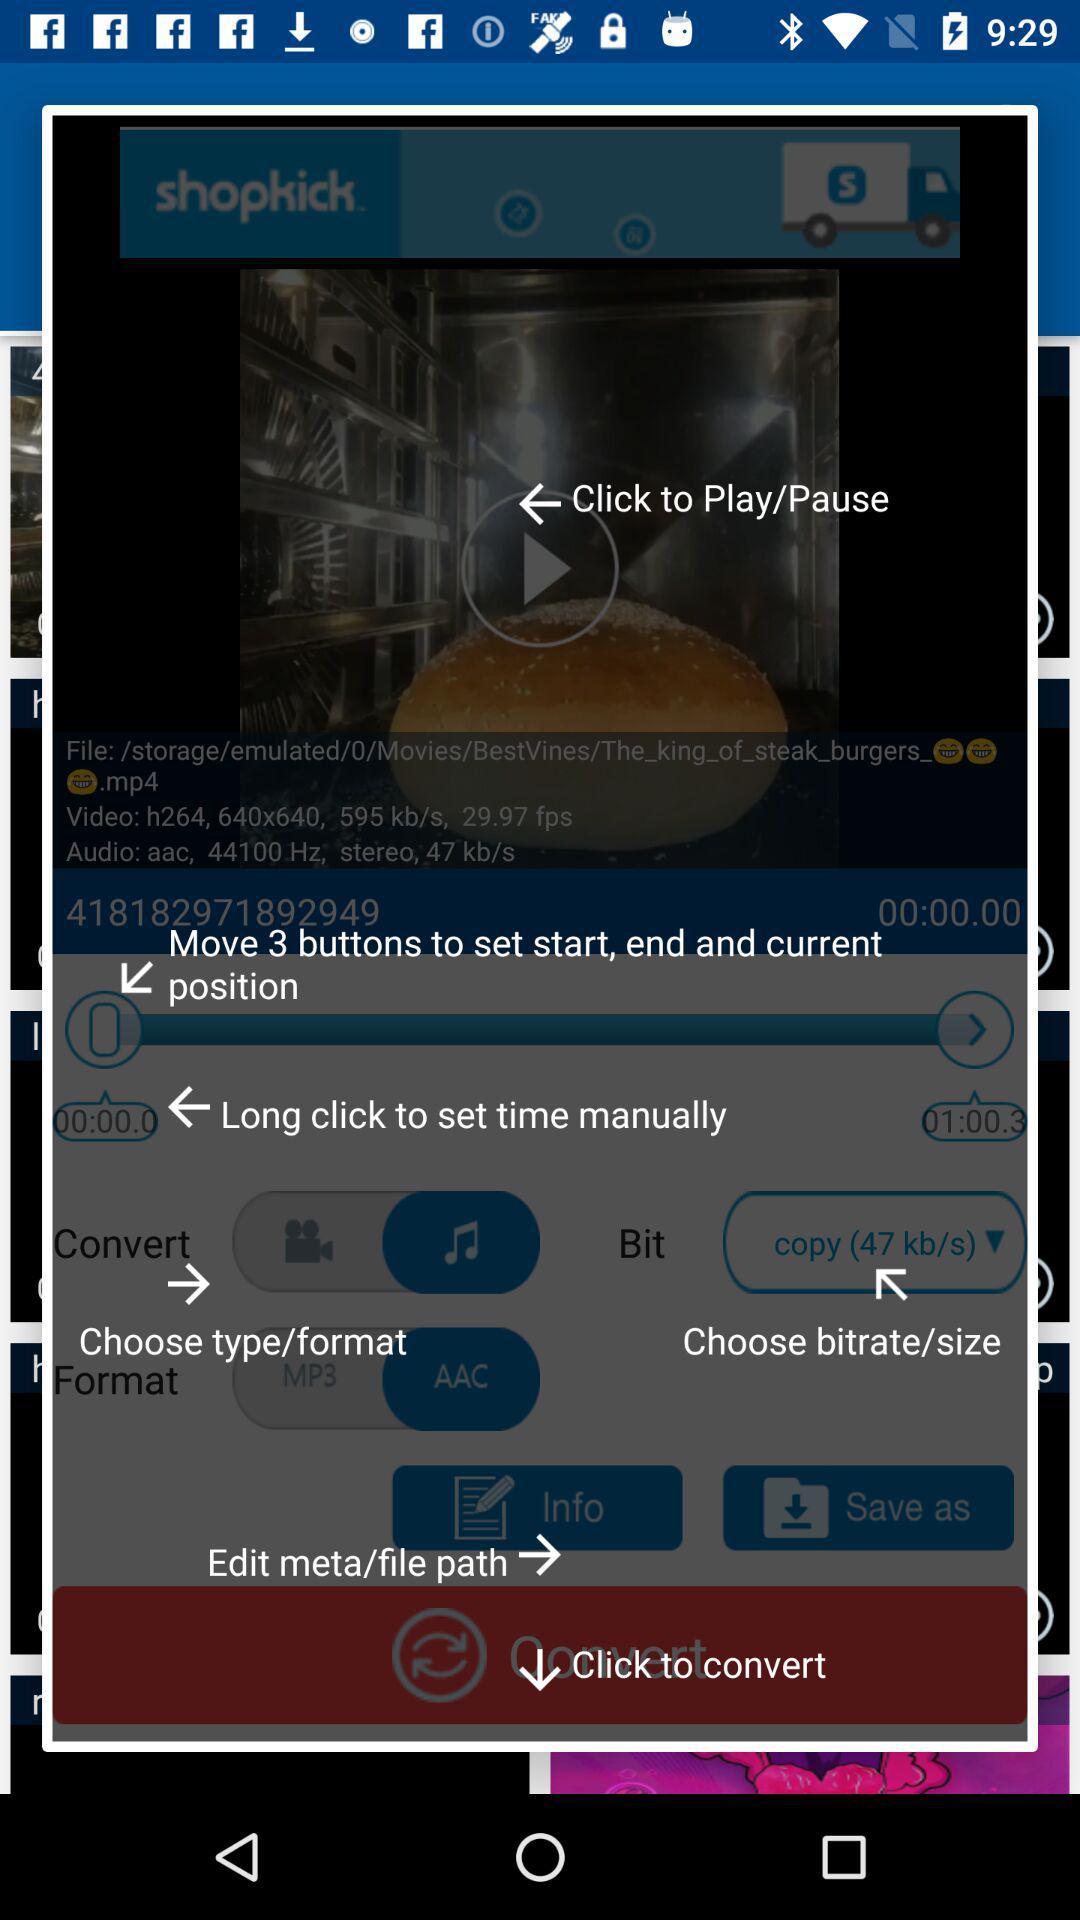 This screenshot has width=1080, height=1920. Describe the element at coordinates (461, 1241) in the screenshot. I see `convert audio` at that location.